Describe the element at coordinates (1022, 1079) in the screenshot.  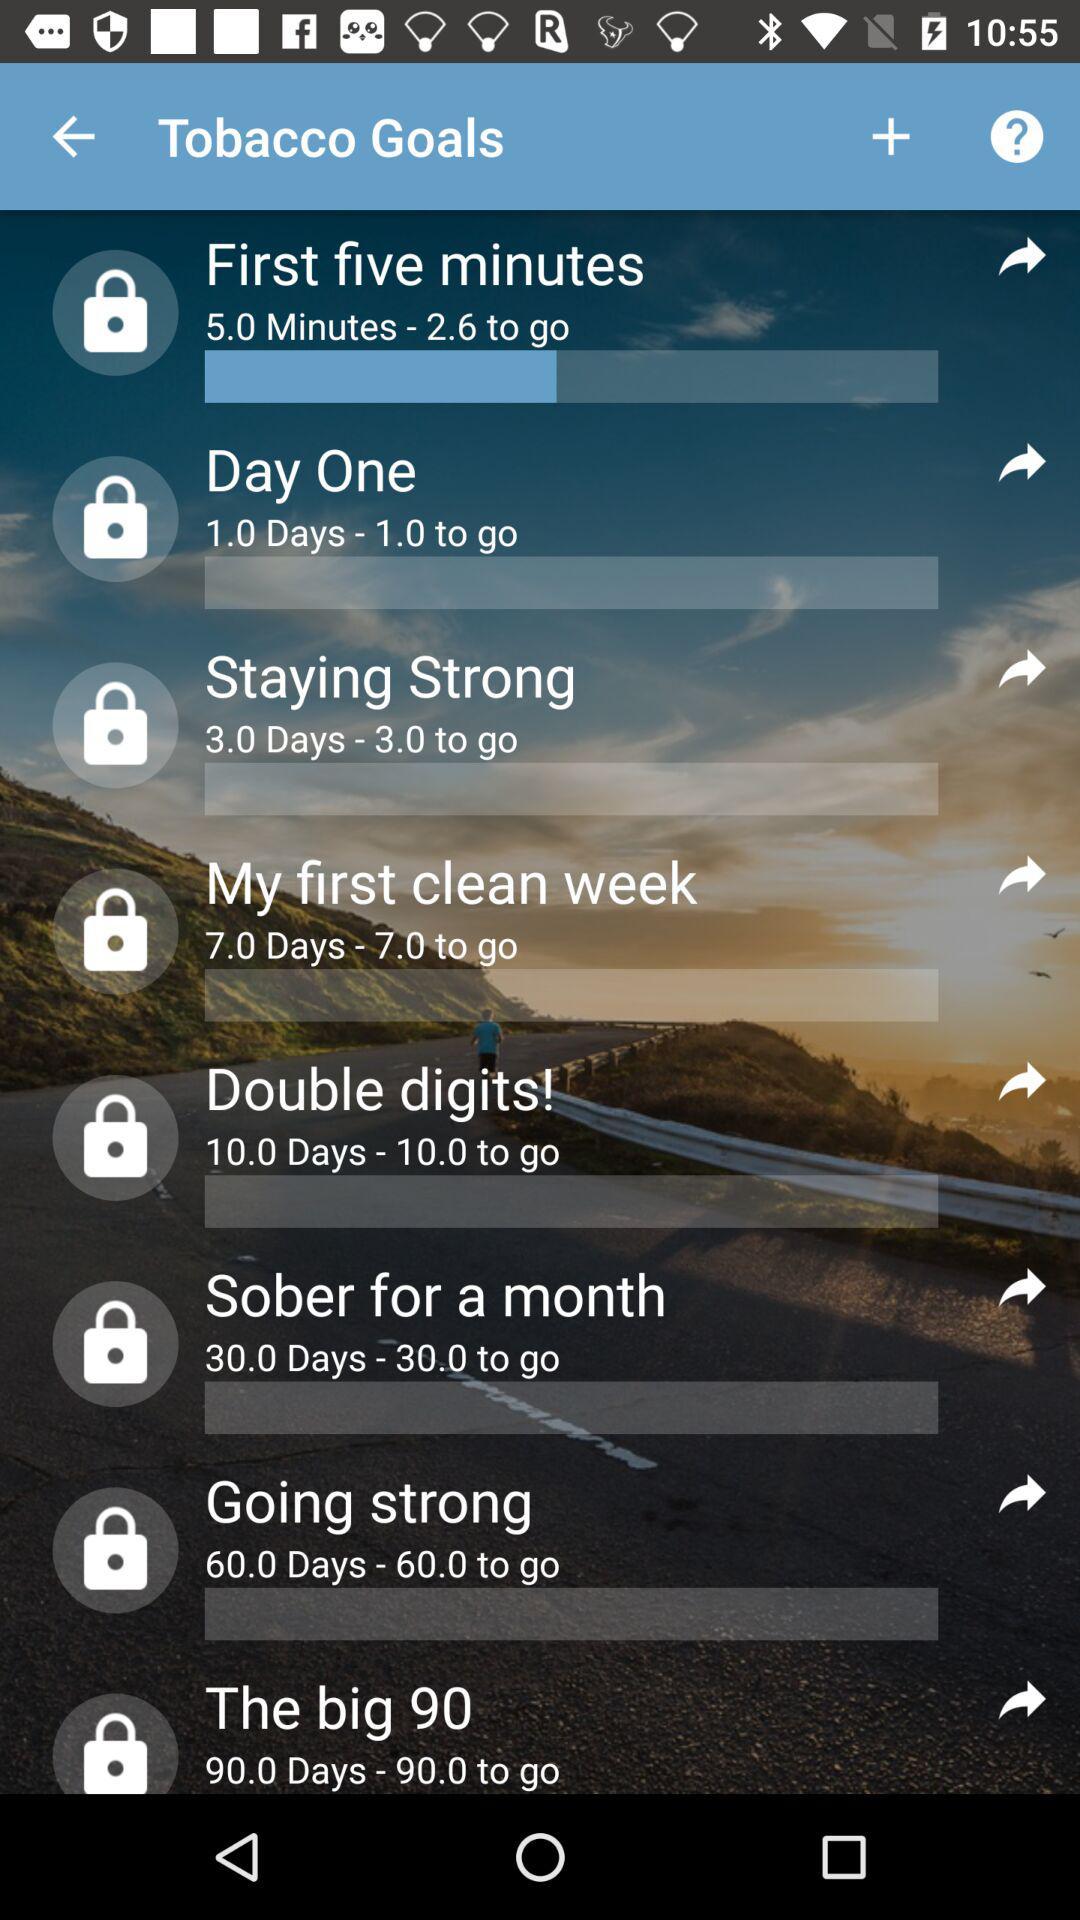
I see `share files` at that location.